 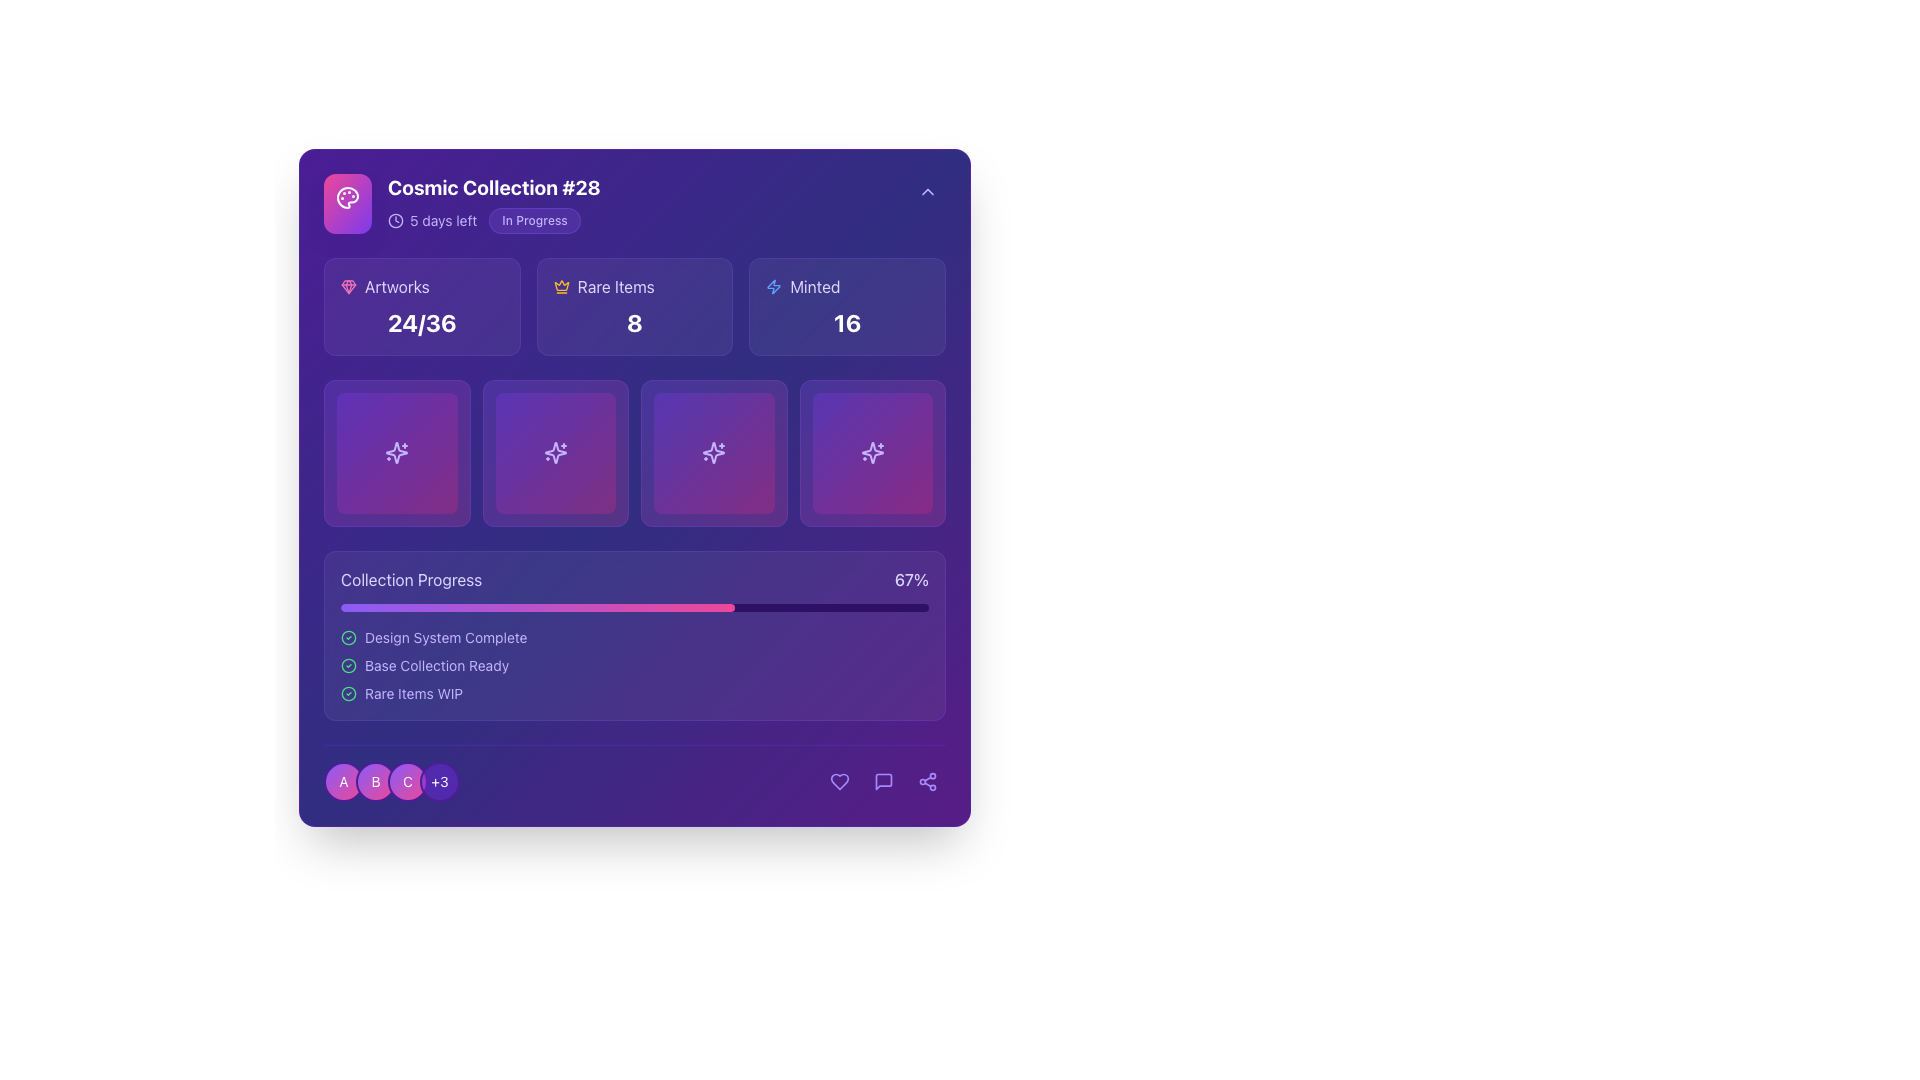 I want to click on the green circular outline icon associated with the 'Base Collection Ready' label in the 'Collection Progress' section, so click(x=349, y=637).